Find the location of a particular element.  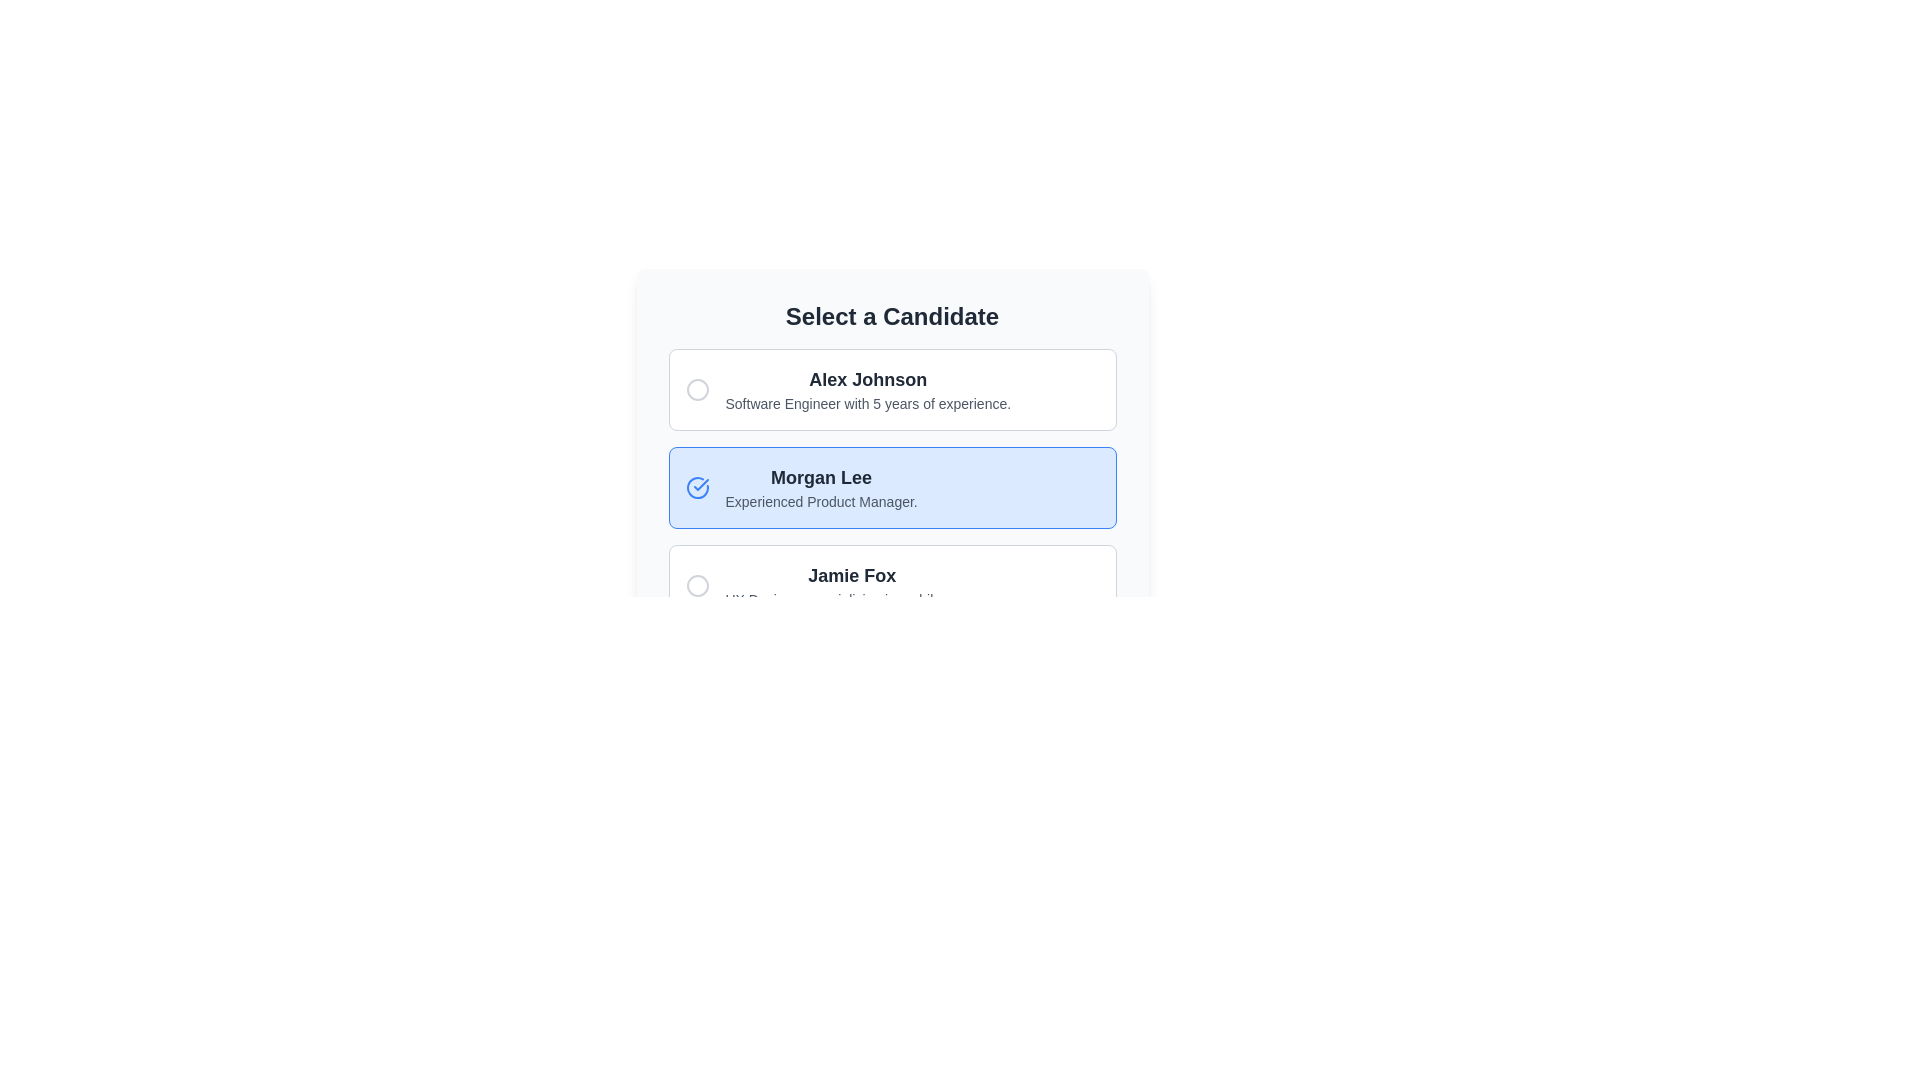

the static text element displaying 'Jamie Fox', which is bold, larger in font size, and dark gray in color, located at the top of the third option block in a vertical list layout is located at coordinates (852, 575).